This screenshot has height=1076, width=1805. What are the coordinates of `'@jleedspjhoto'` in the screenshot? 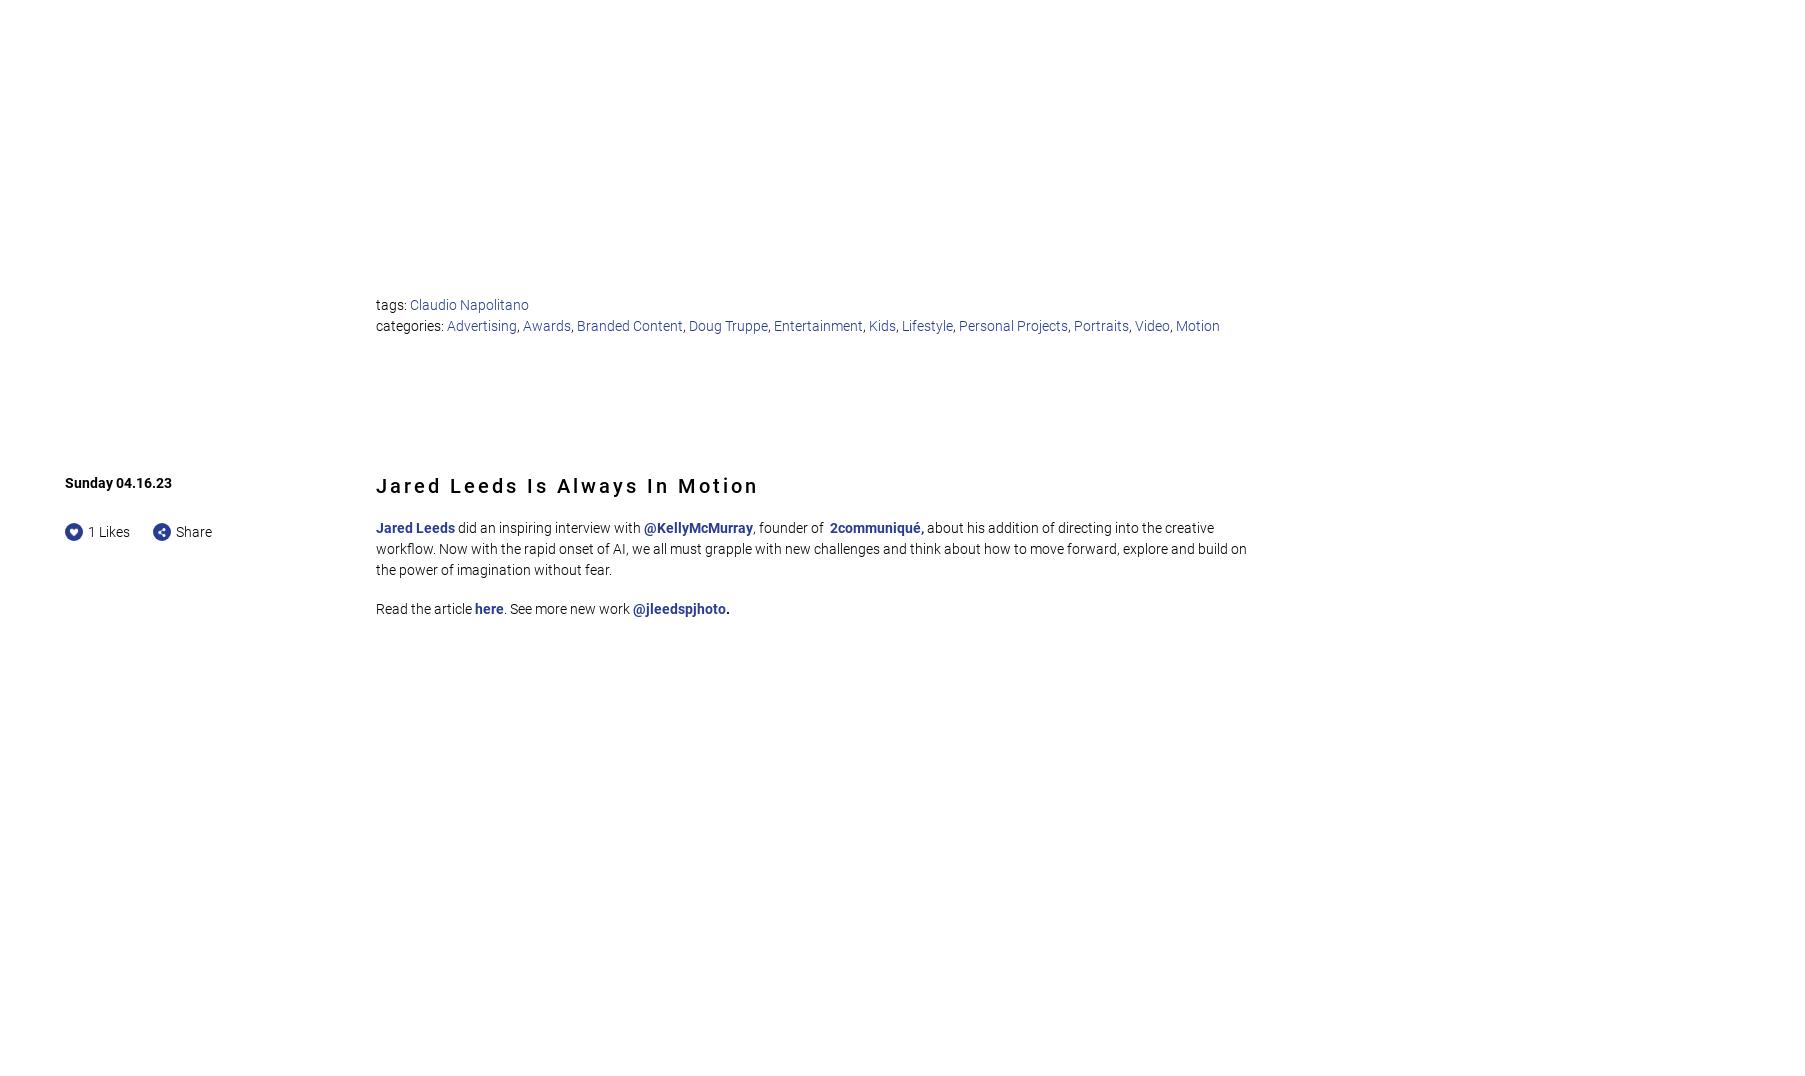 It's located at (679, 608).